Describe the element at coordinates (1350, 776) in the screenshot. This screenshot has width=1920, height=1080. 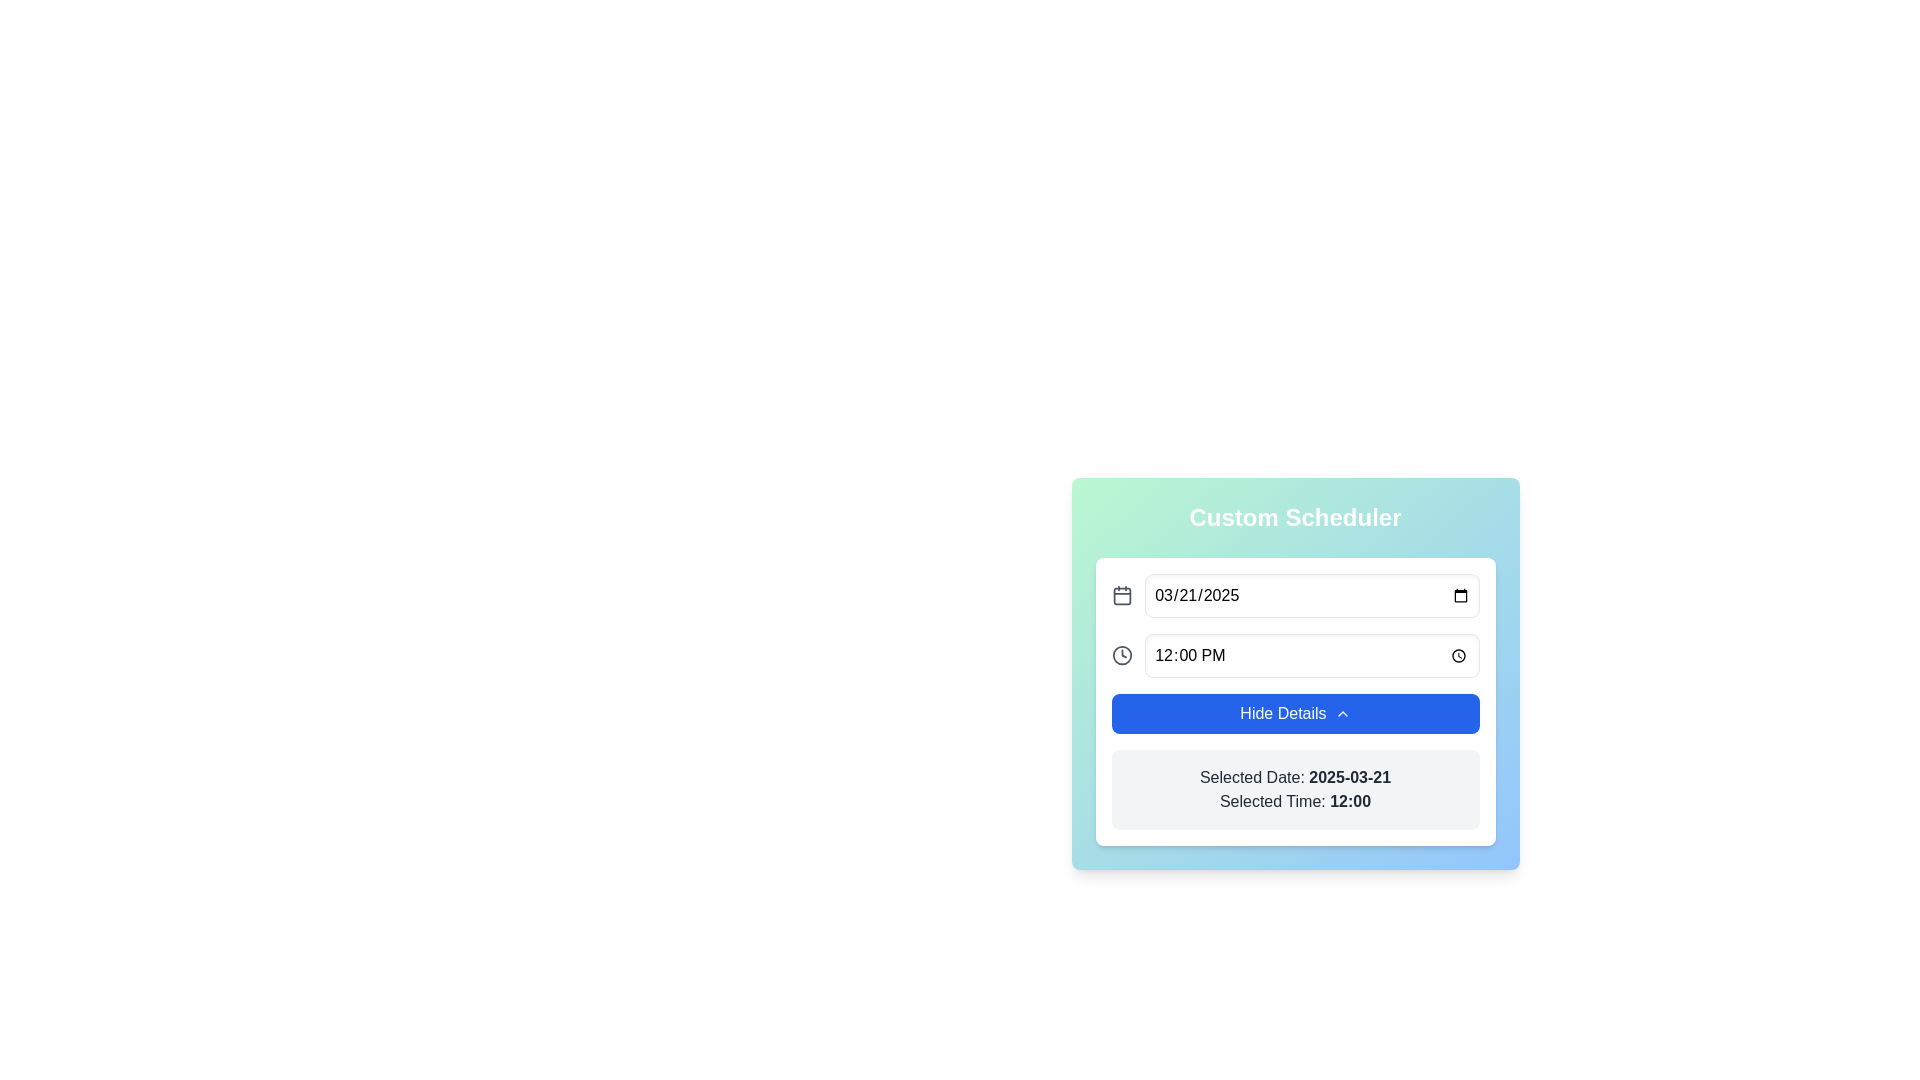
I see `the Text label displaying '2025-03-21' in bold font, located within the 'Custom Scheduler' interface` at that location.